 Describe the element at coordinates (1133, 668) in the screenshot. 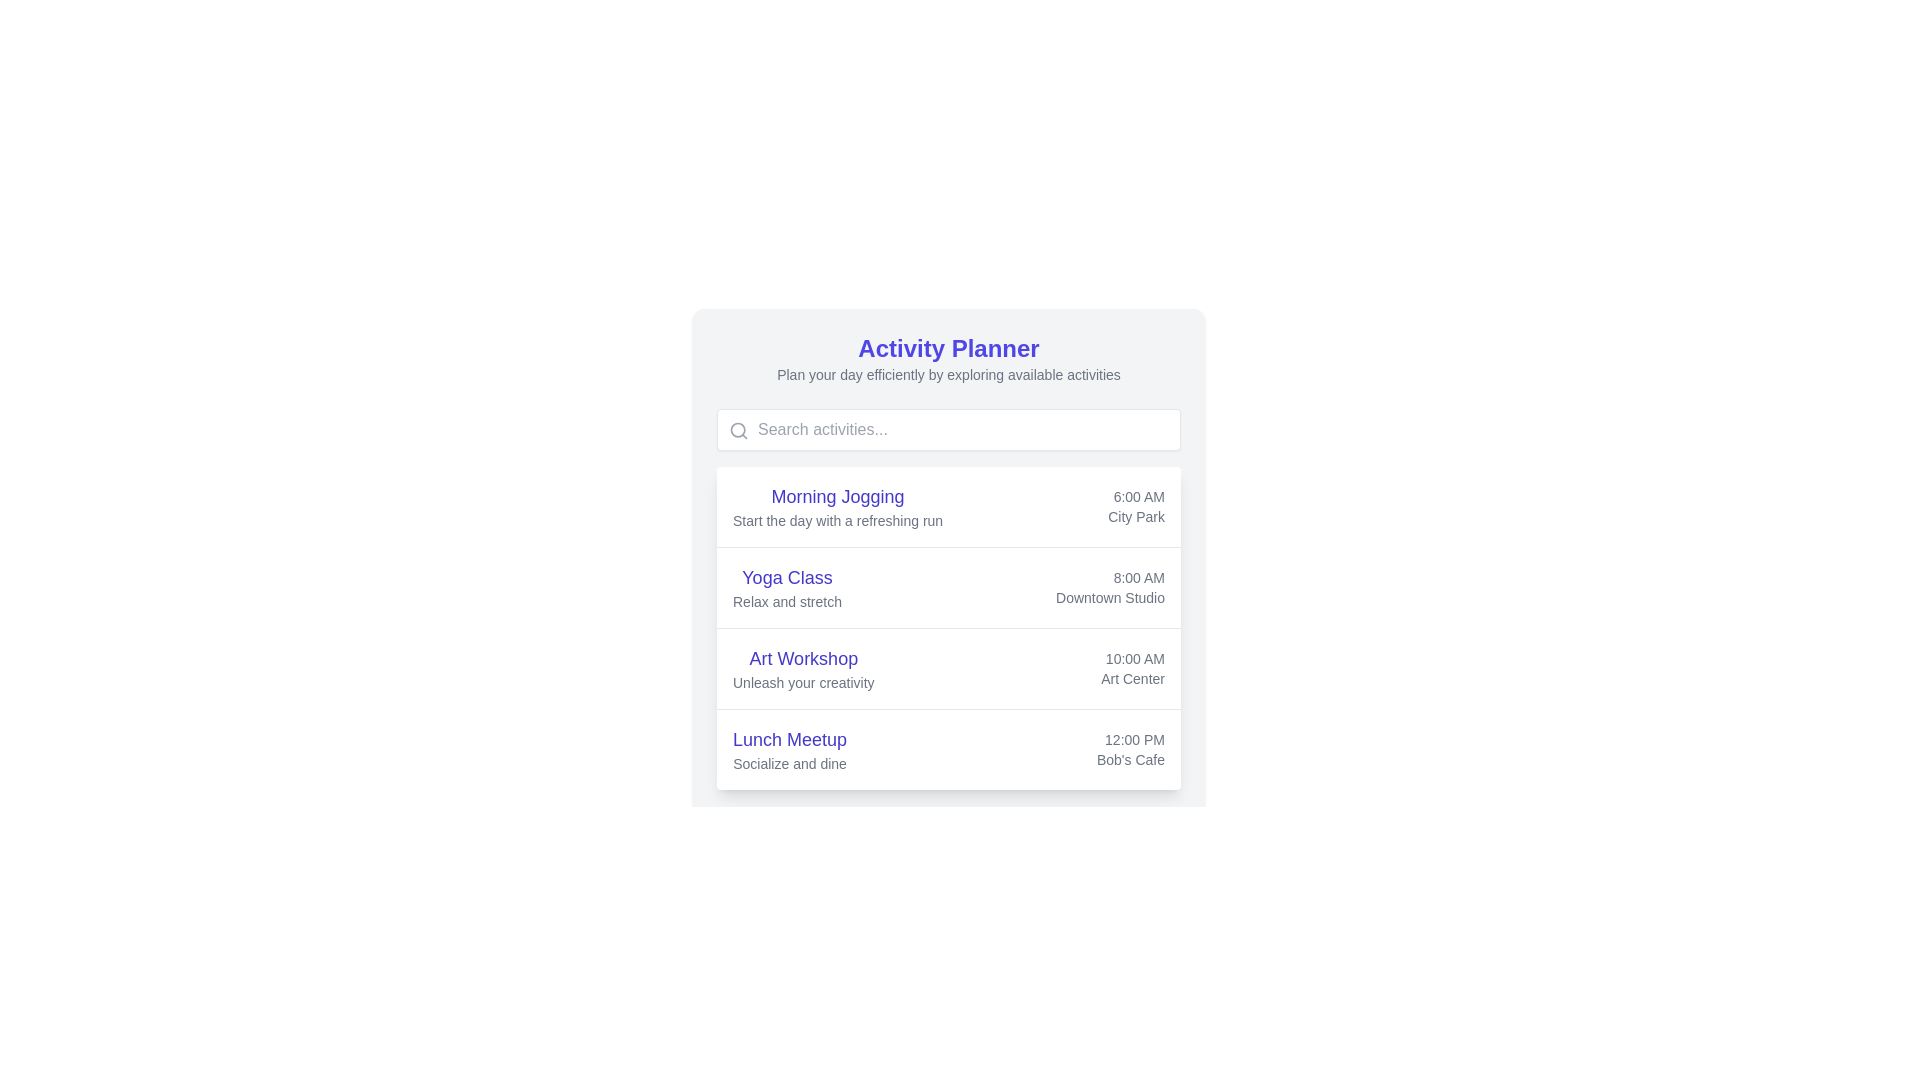

I see `text label displaying the scheduled time ('10:00 AM') and location ('Art Center') for the event under the 'Art Workshop' section, which is positioned in the right-aligned column below the description` at that location.